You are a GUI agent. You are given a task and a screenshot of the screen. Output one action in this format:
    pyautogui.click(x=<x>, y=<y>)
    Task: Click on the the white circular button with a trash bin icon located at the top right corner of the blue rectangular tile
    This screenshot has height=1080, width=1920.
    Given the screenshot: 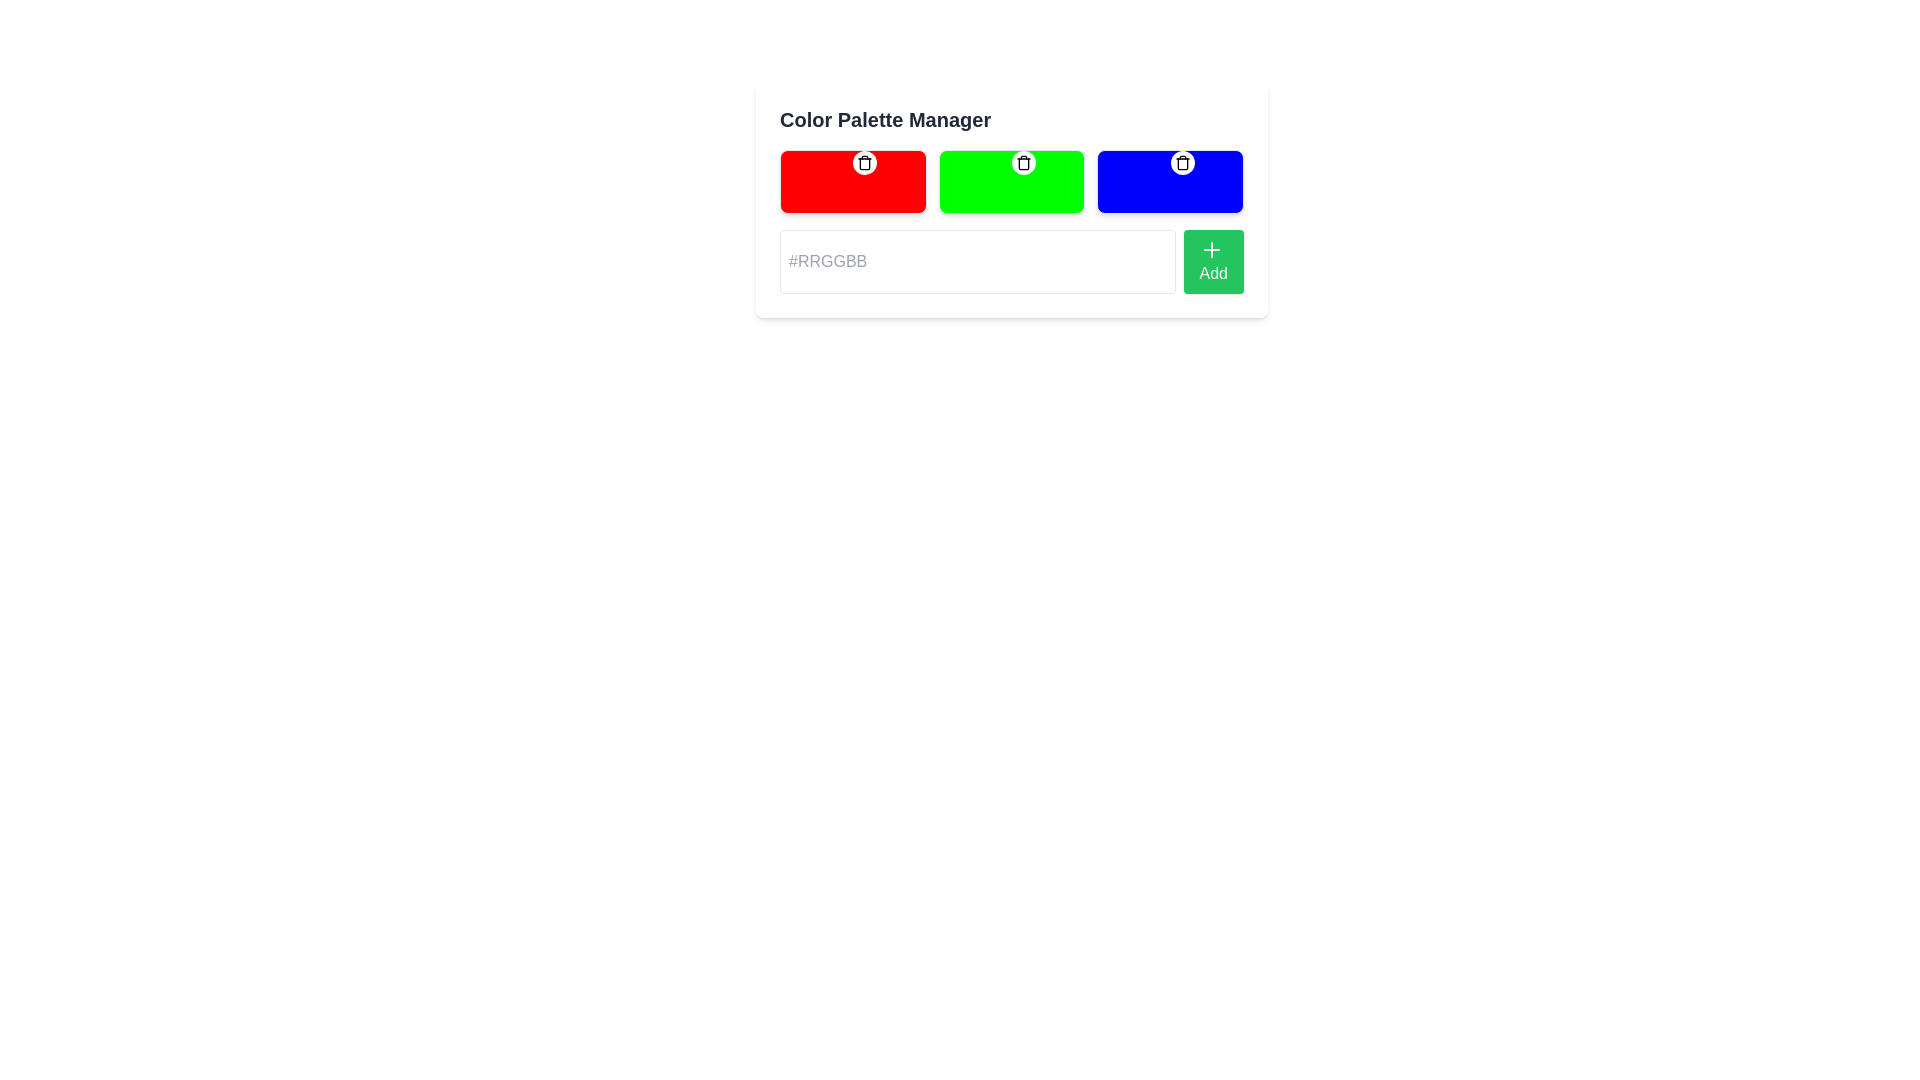 What is the action you would take?
    pyautogui.click(x=1182, y=161)
    